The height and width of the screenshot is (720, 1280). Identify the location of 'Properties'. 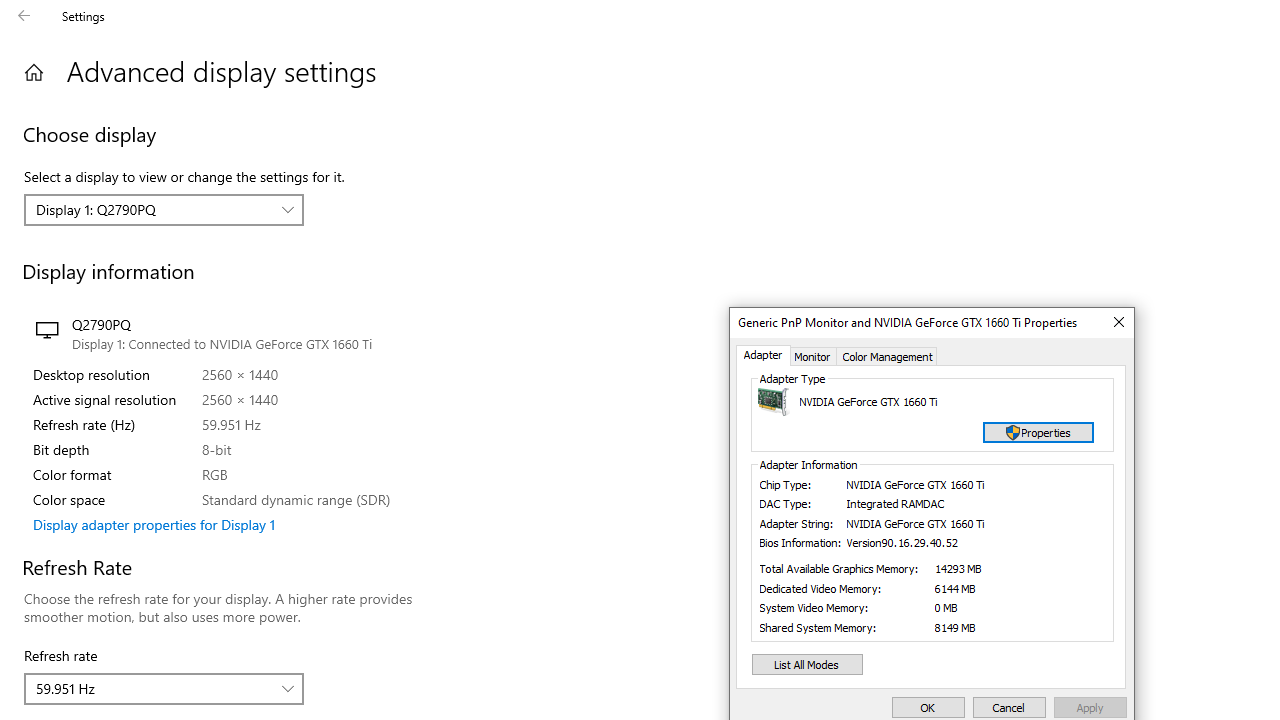
(1038, 431).